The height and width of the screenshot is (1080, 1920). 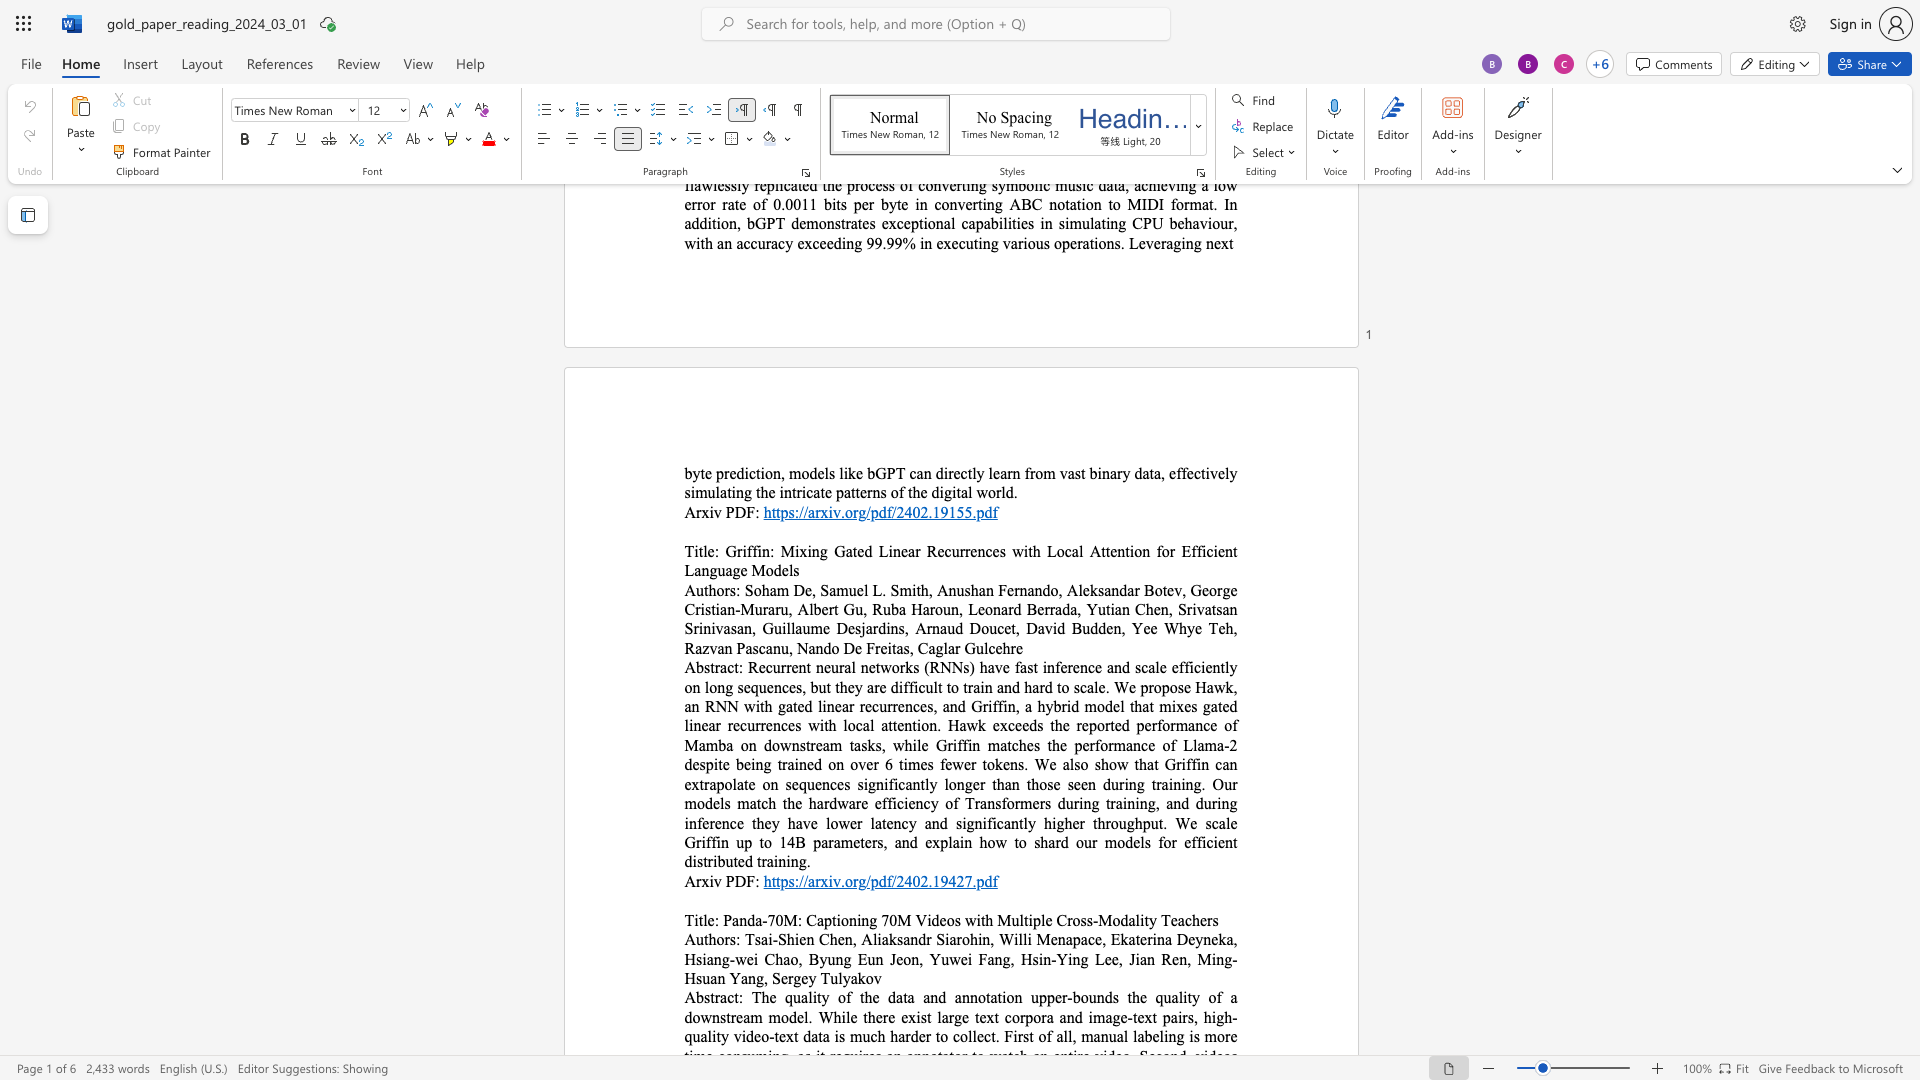 I want to click on the space between the continuous character "S" and "i" in the text, so click(x=942, y=939).